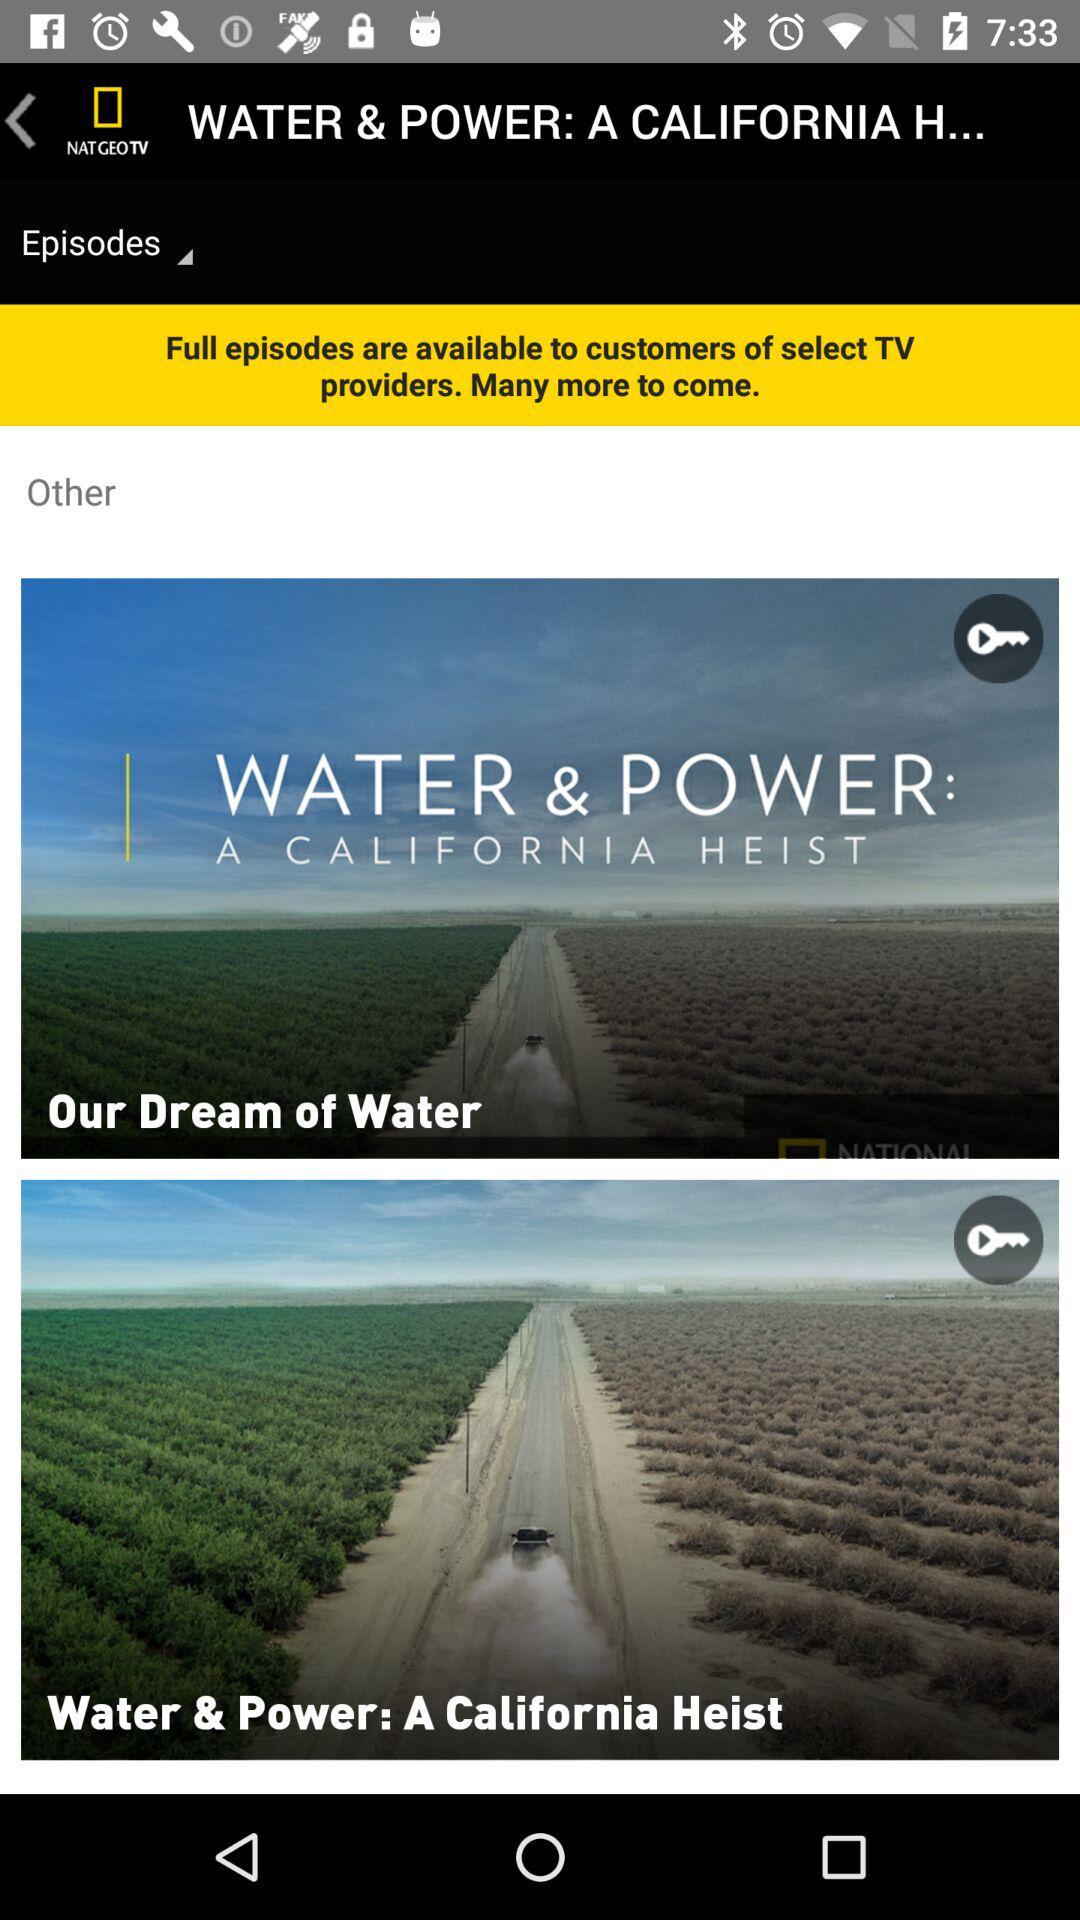 The image size is (1080, 1920). What do you see at coordinates (263, 1107) in the screenshot?
I see `item below the other` at bounding box center [263, 1107].